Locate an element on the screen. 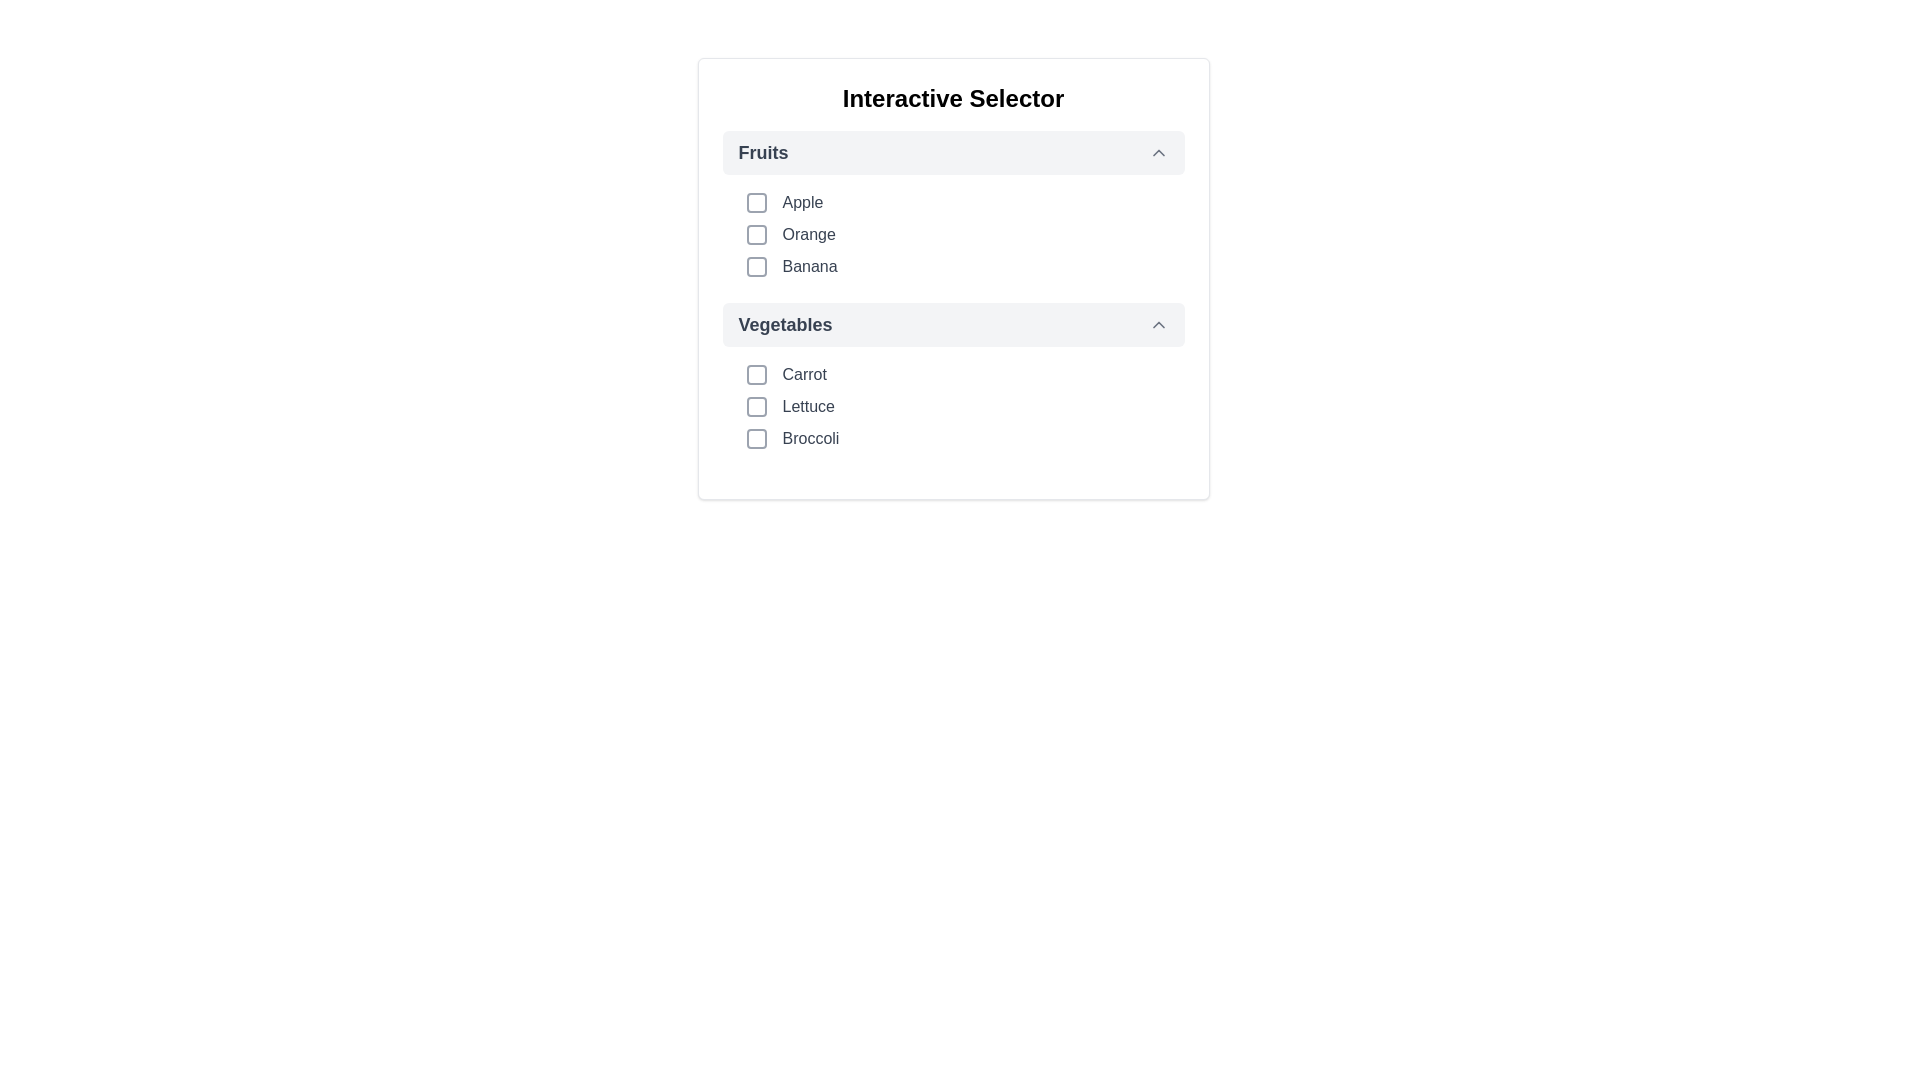 The height and width of the screenshot is (1080, 1920). the inactive checkbox labeled 'Broccoli', which is the third item in the vertical list under the 'Vegetables' section is located at coordinates (965, 438).